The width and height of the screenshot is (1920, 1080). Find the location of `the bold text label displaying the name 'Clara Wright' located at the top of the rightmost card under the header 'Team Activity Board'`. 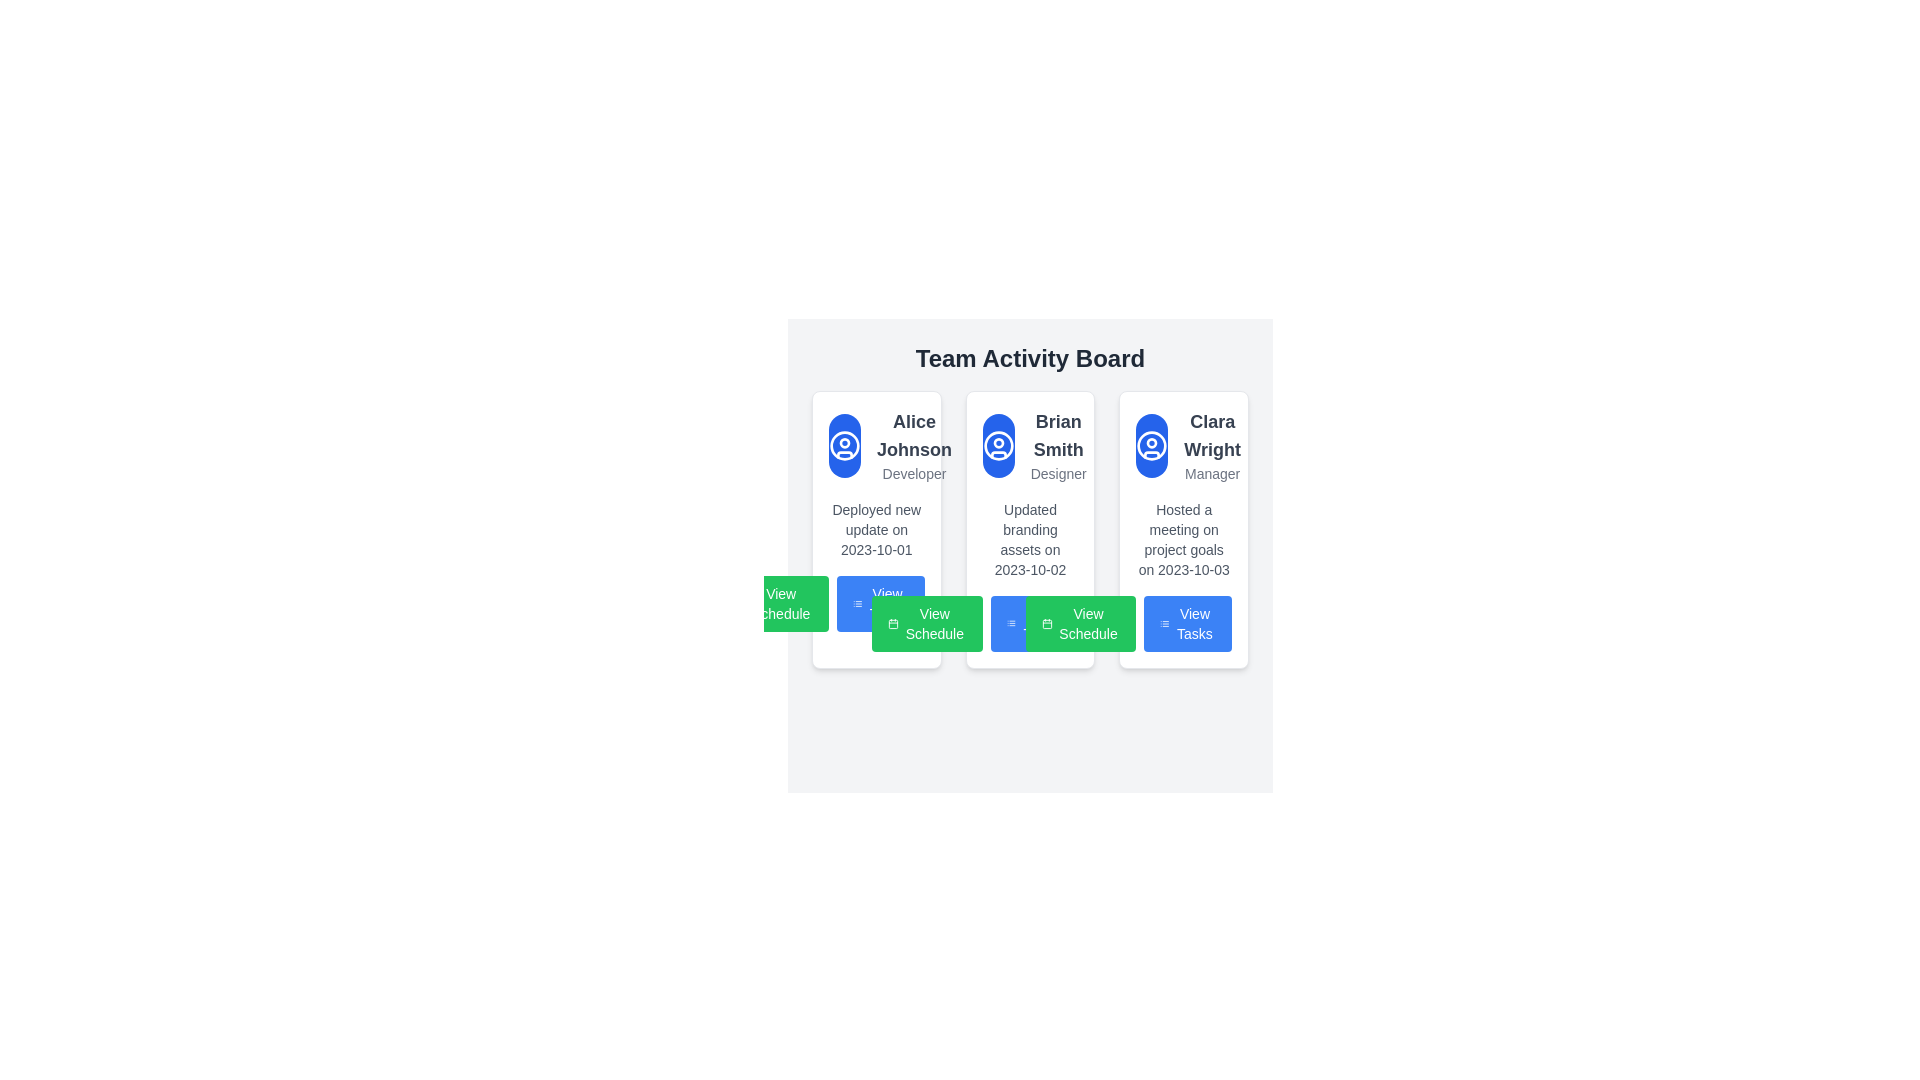

the bold text label displaying the name 'Clara Wright' located at the top of the rightmost card under the header 'Team Activity Board' is located at coordinates (1211, 434).